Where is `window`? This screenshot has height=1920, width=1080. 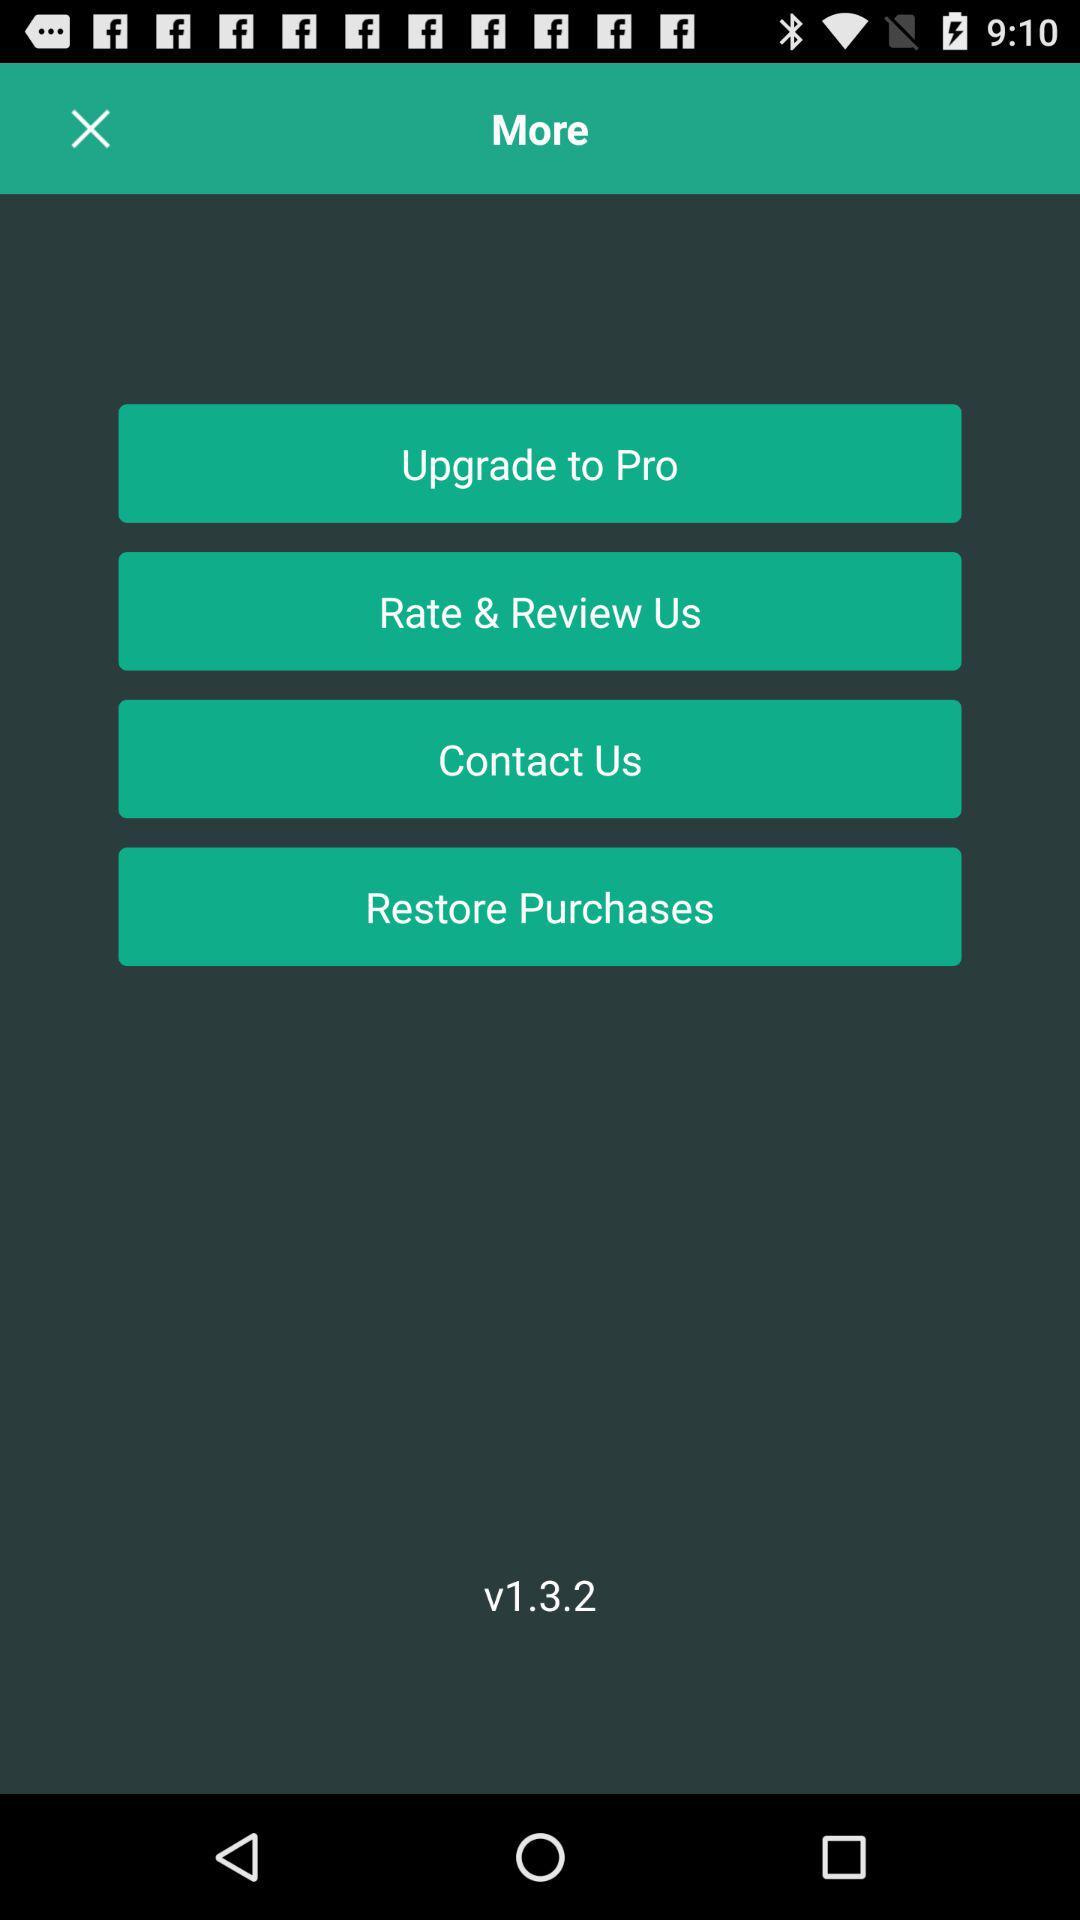 window is located at coordinates (91, 127).